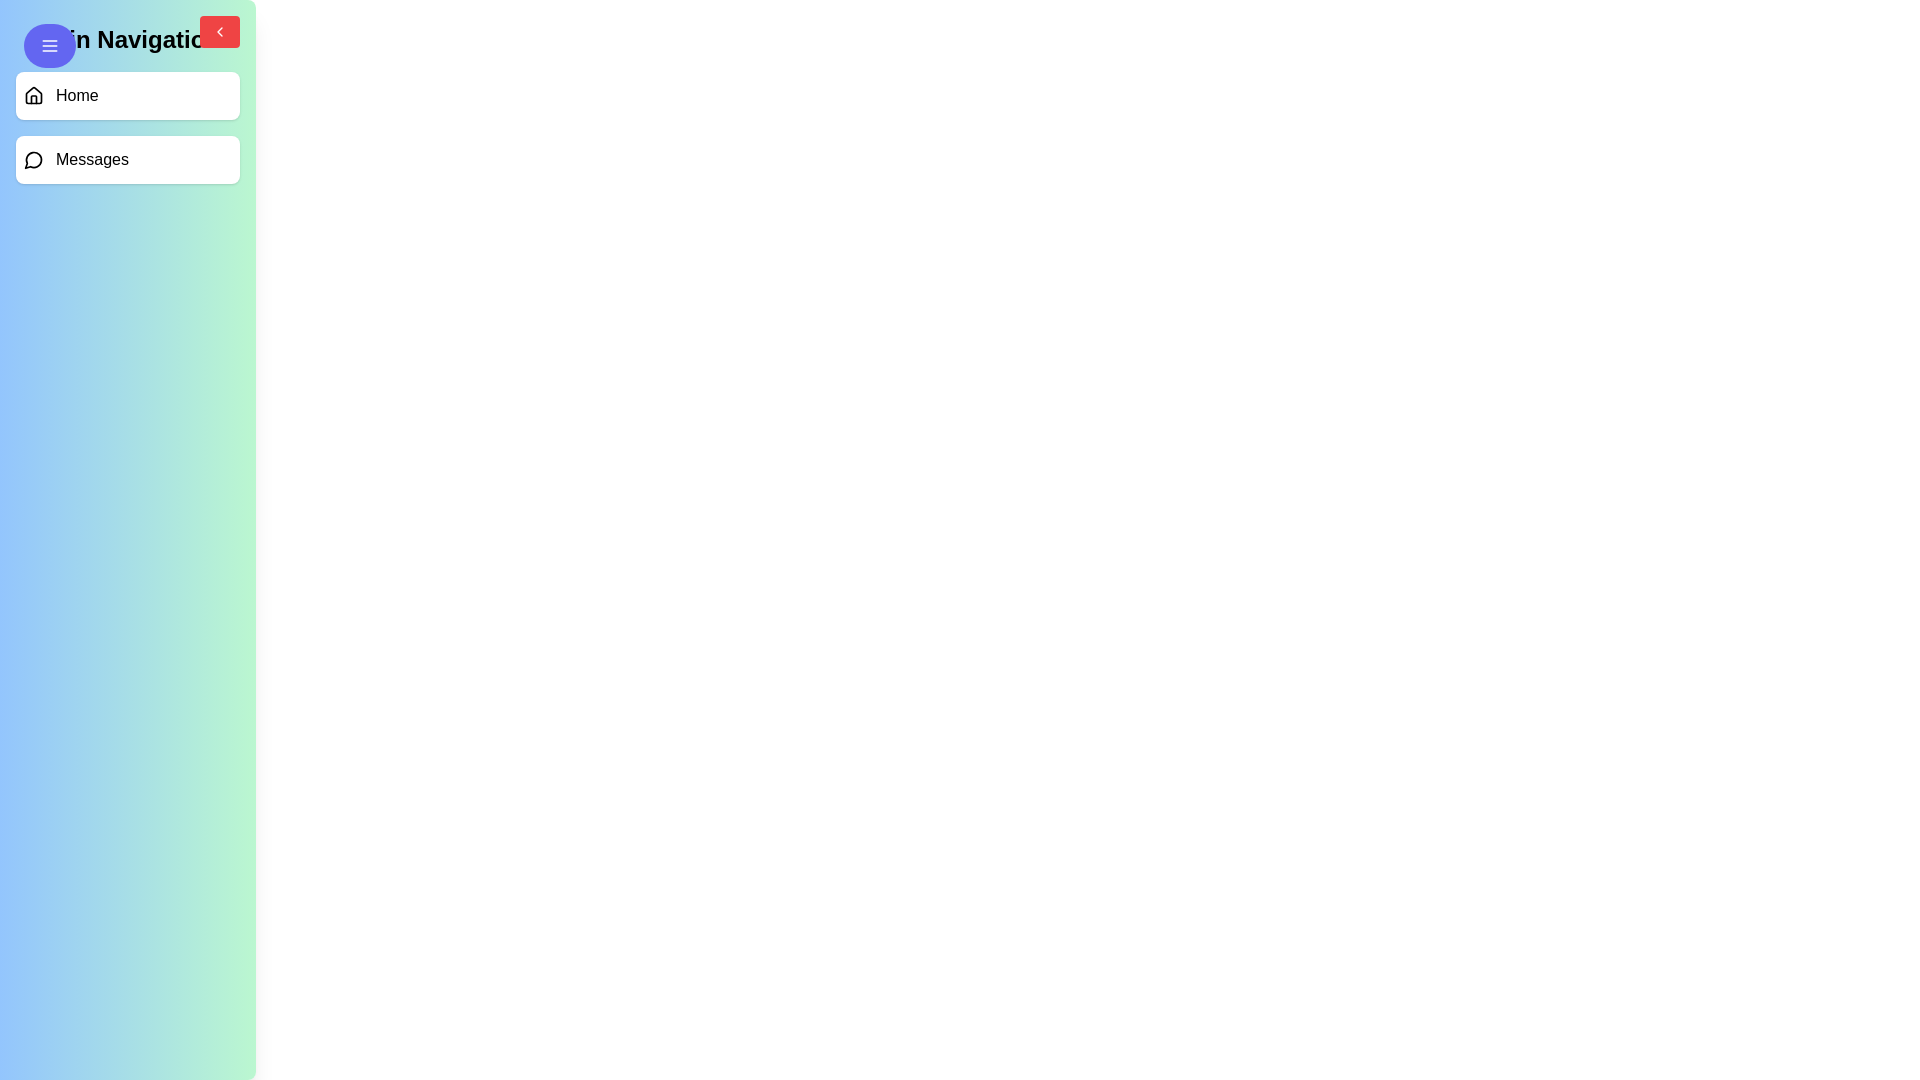  Describe the element at coordinates (49, 45) in the screenshot. I see `the circular blue button with white horizontal lines representing a menu icon located at the top-left corner of the navigation panel to change its appearance` at that location.